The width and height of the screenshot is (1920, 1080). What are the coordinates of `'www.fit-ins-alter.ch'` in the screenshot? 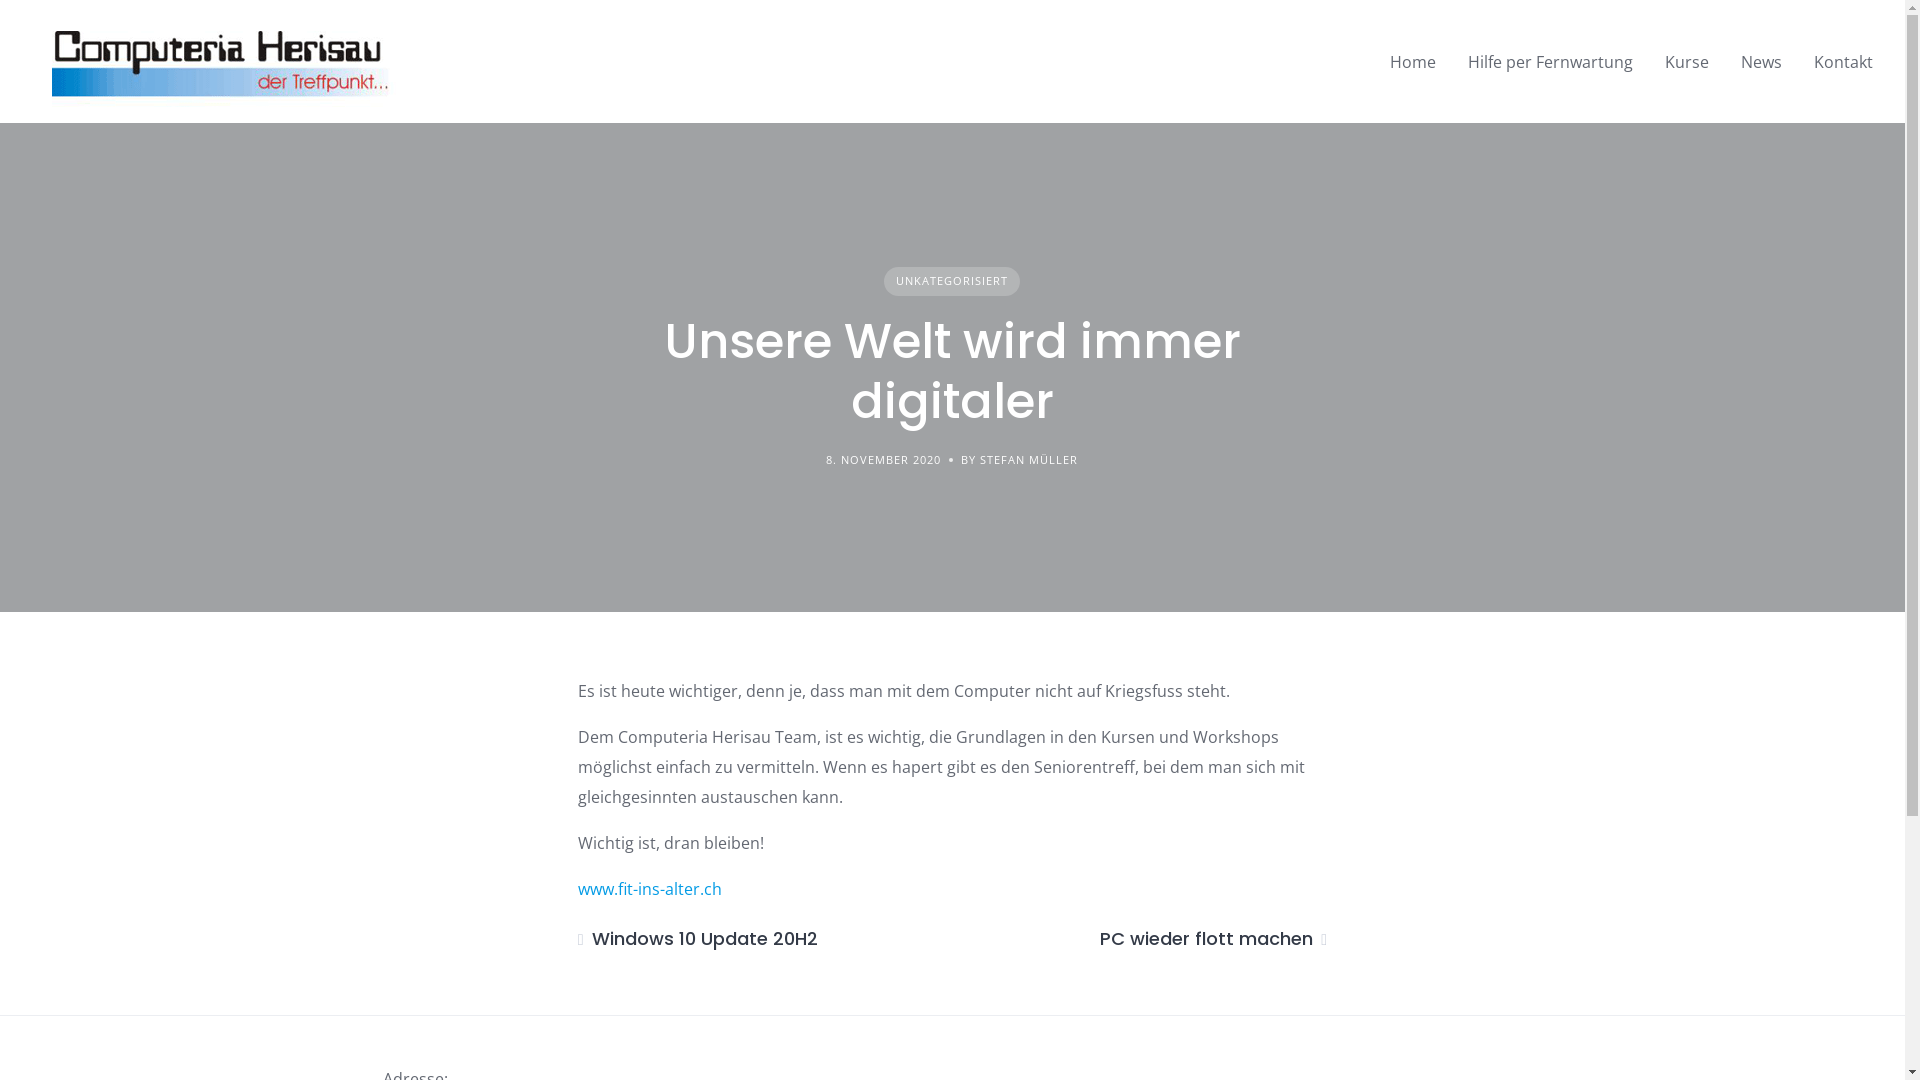 It's located at (649, 887).